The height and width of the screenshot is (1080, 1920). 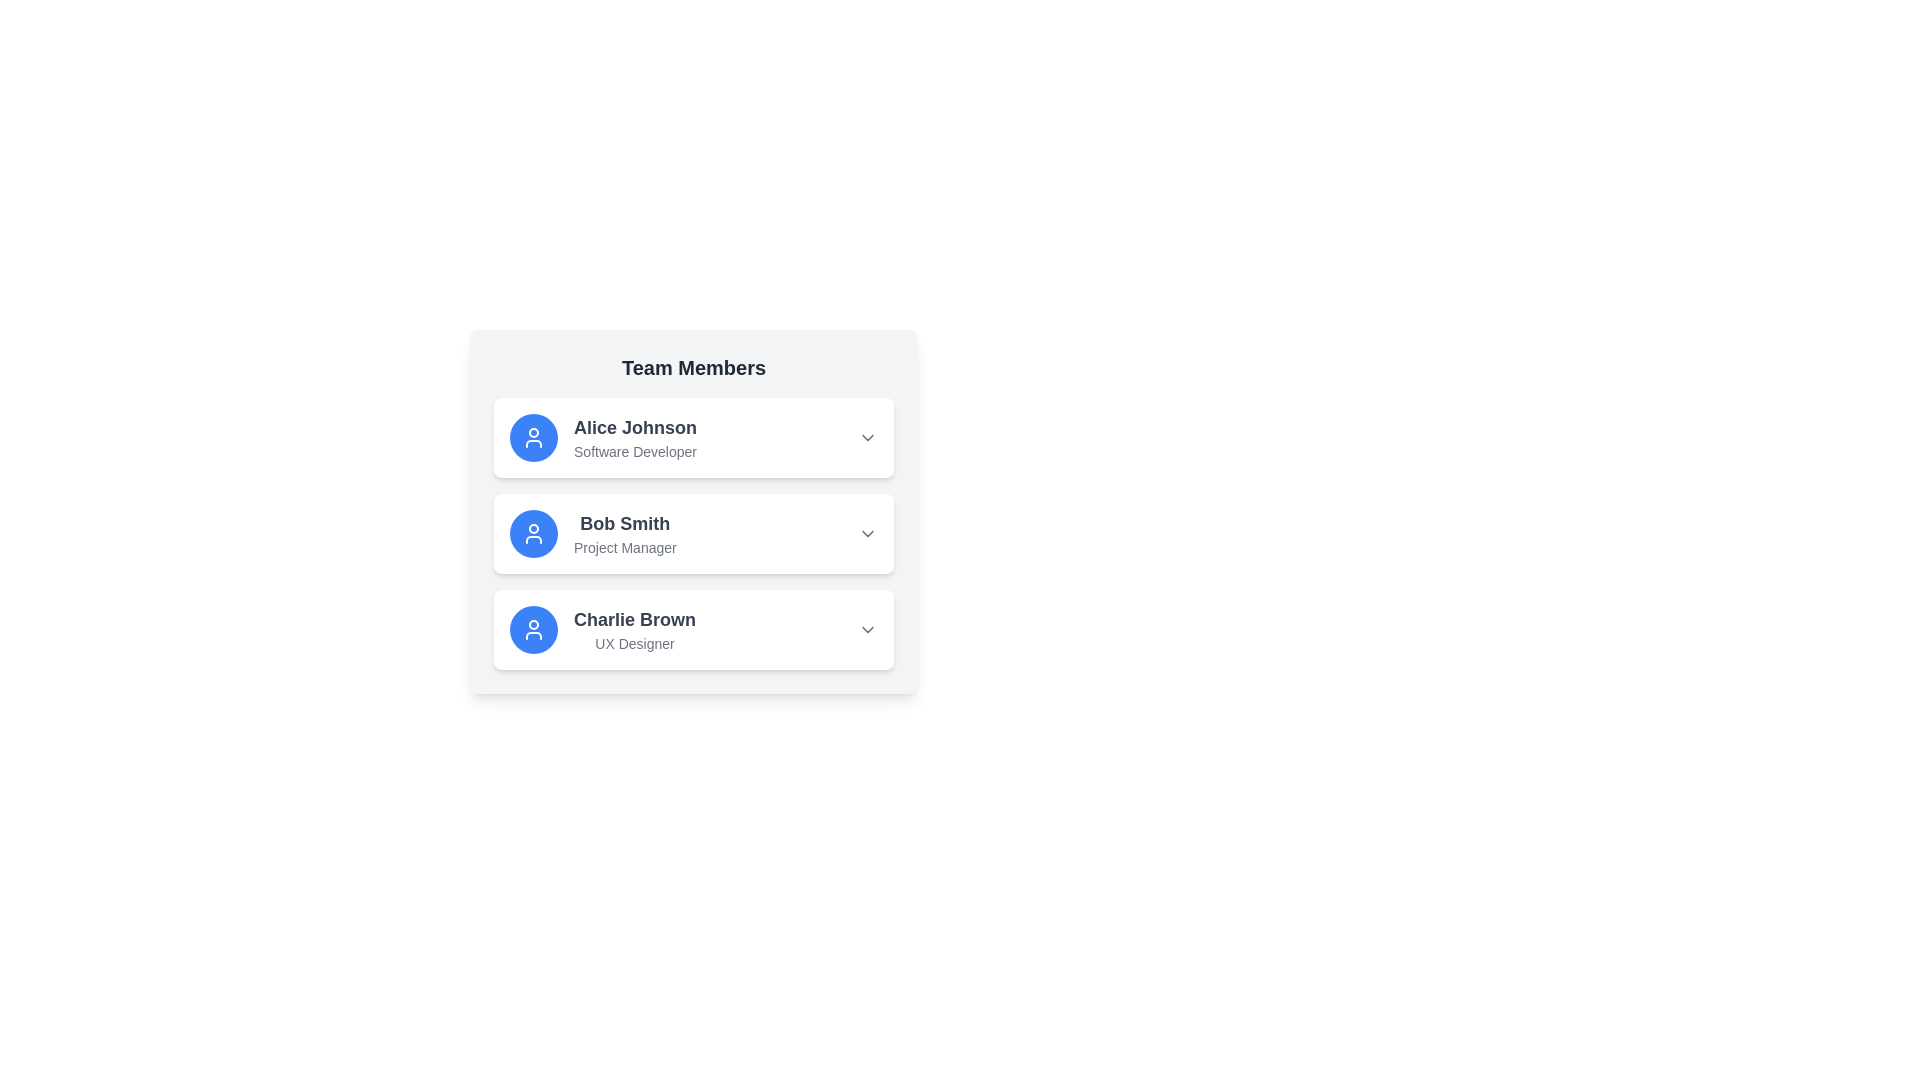 I want to click on the List Item Card representing a team member, located centrally, so click(x=694, y=511).